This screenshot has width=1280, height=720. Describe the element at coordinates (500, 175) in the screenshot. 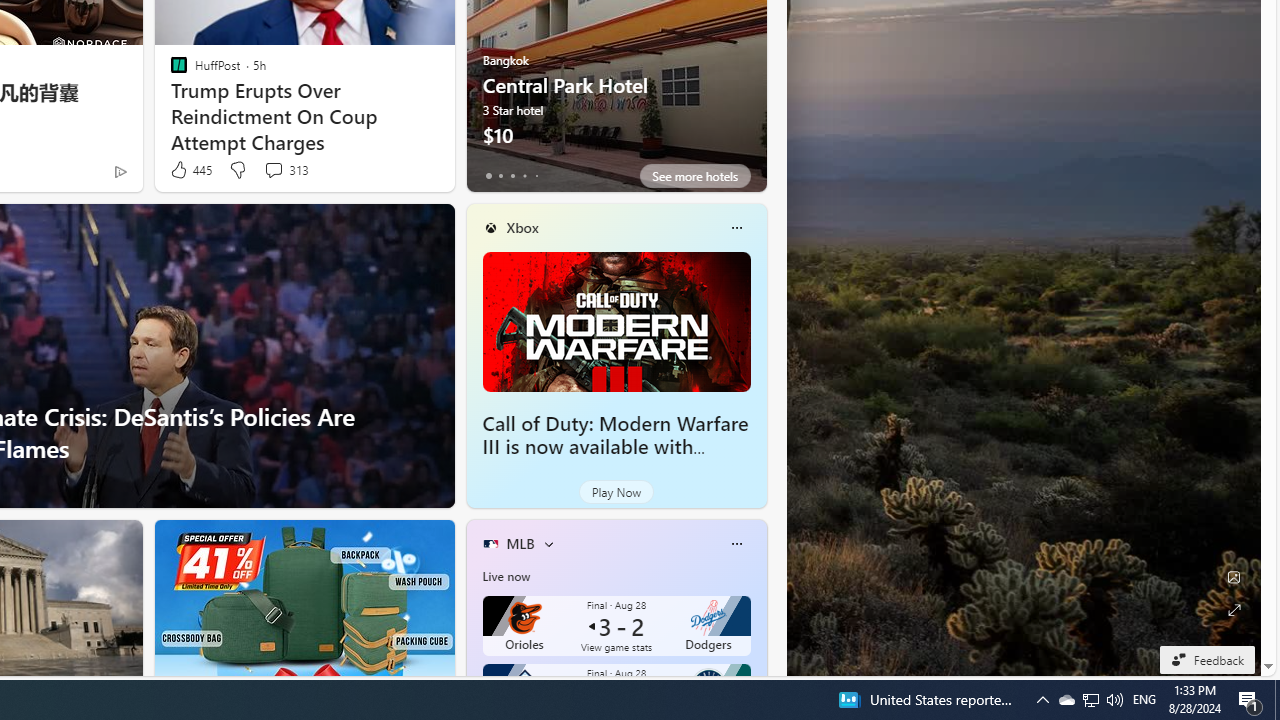

I see `'tab-1'` at that location.